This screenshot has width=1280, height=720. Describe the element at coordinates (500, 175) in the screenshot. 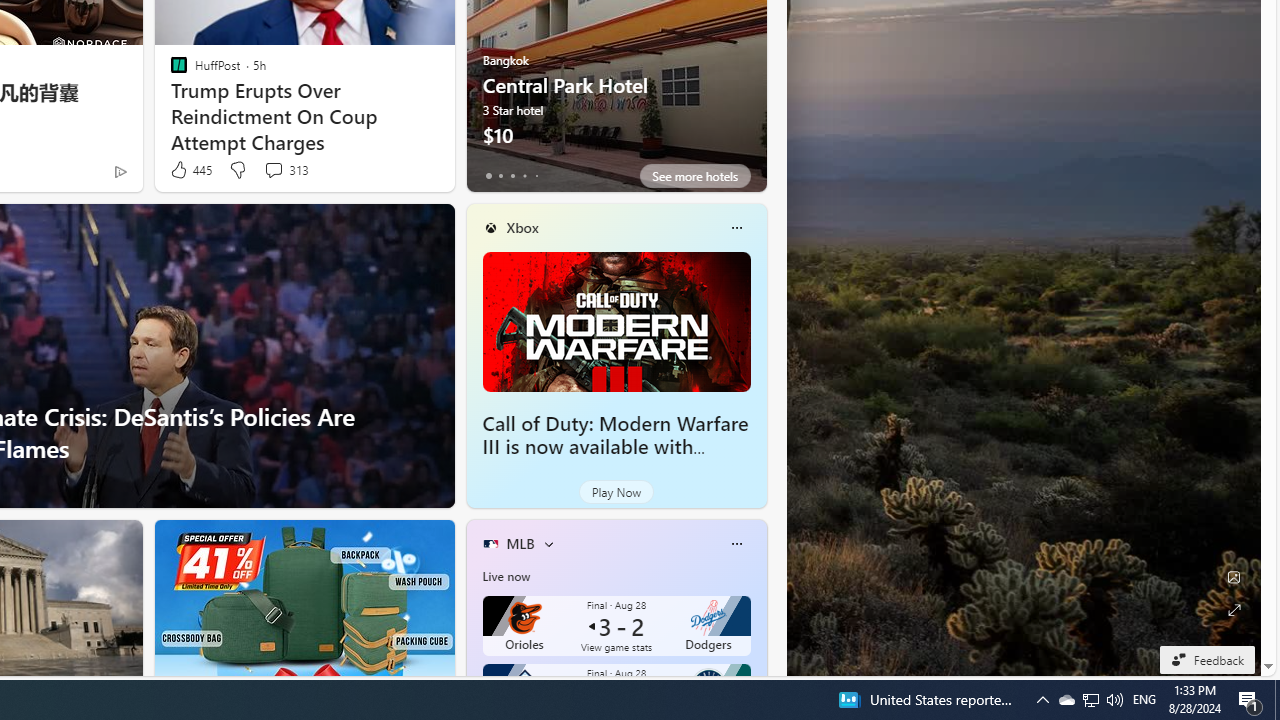

I see `'tab-1'` at that location.